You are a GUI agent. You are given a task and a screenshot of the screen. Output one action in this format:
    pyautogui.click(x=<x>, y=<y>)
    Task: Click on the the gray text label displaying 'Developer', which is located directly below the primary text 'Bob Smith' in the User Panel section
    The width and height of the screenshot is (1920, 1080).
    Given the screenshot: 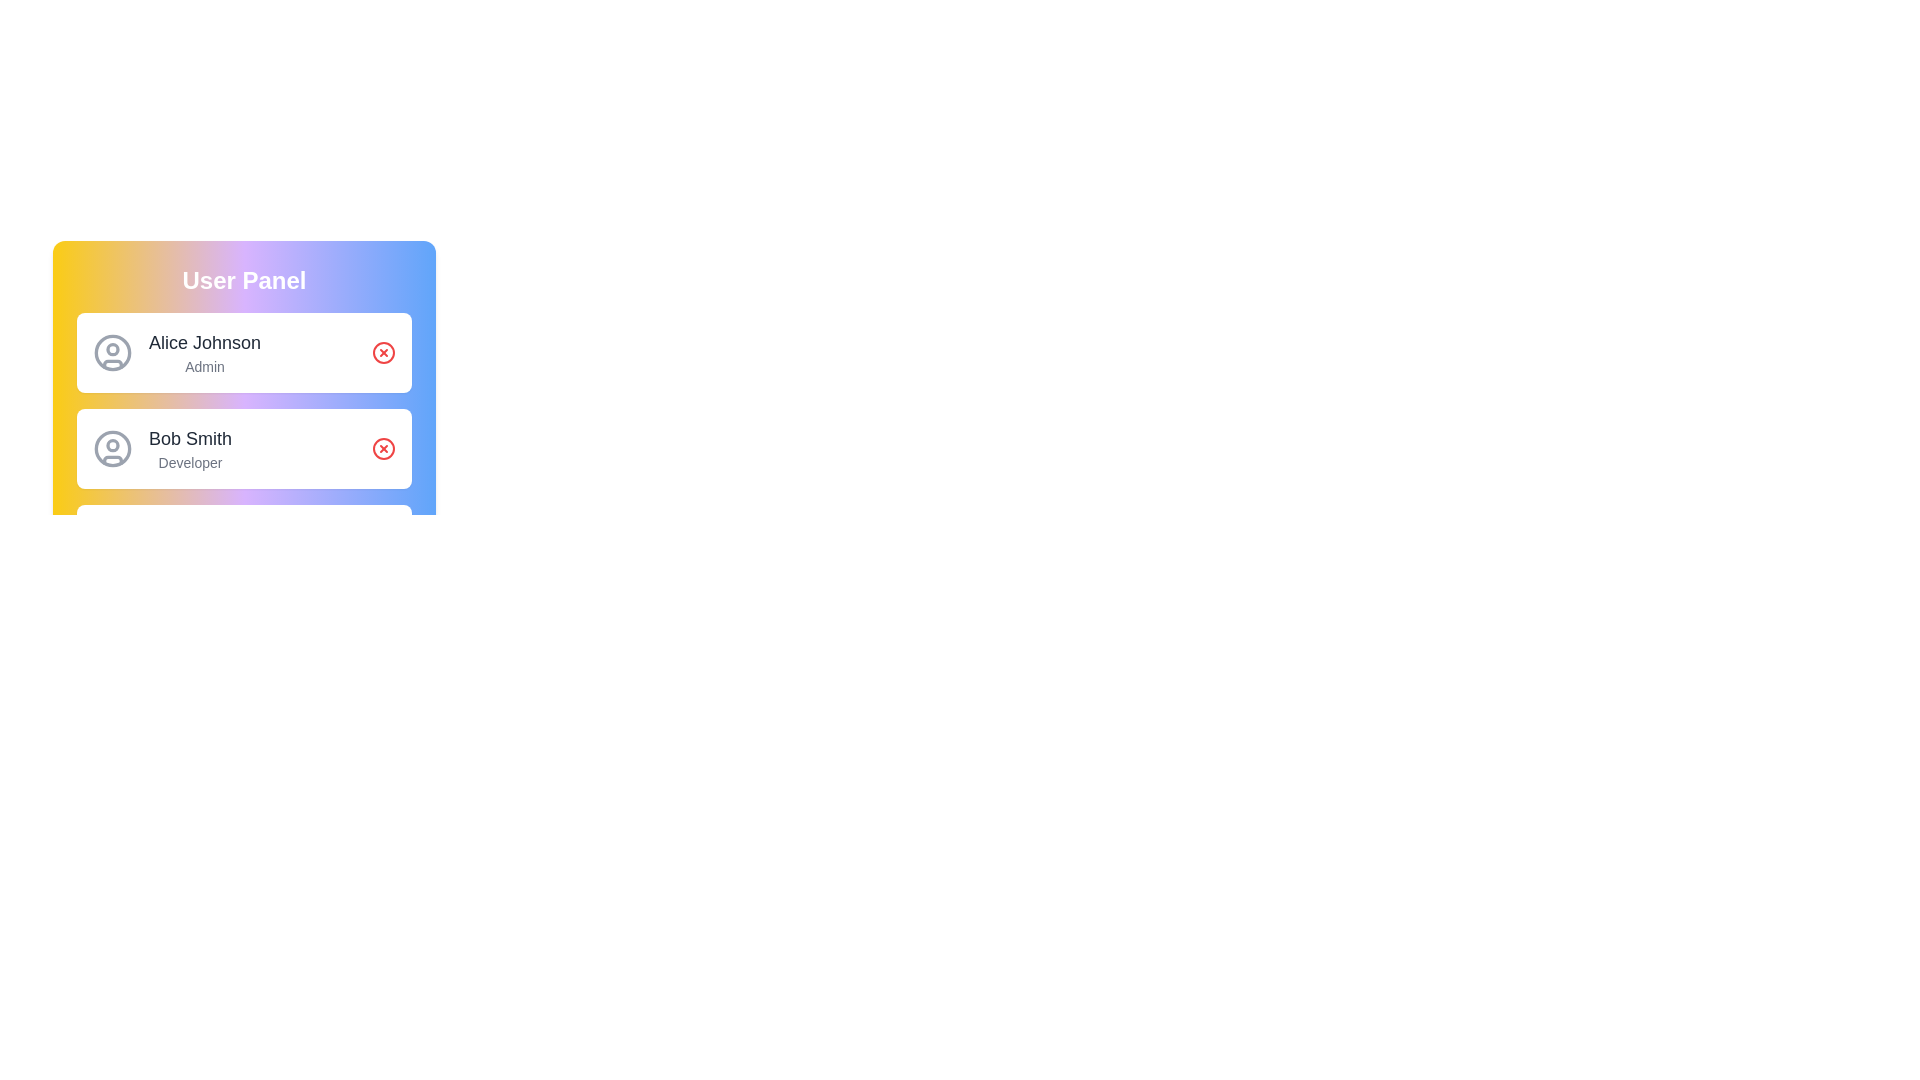 What is the action you would take?
    pyautogui.click(x=190, y=462)
    